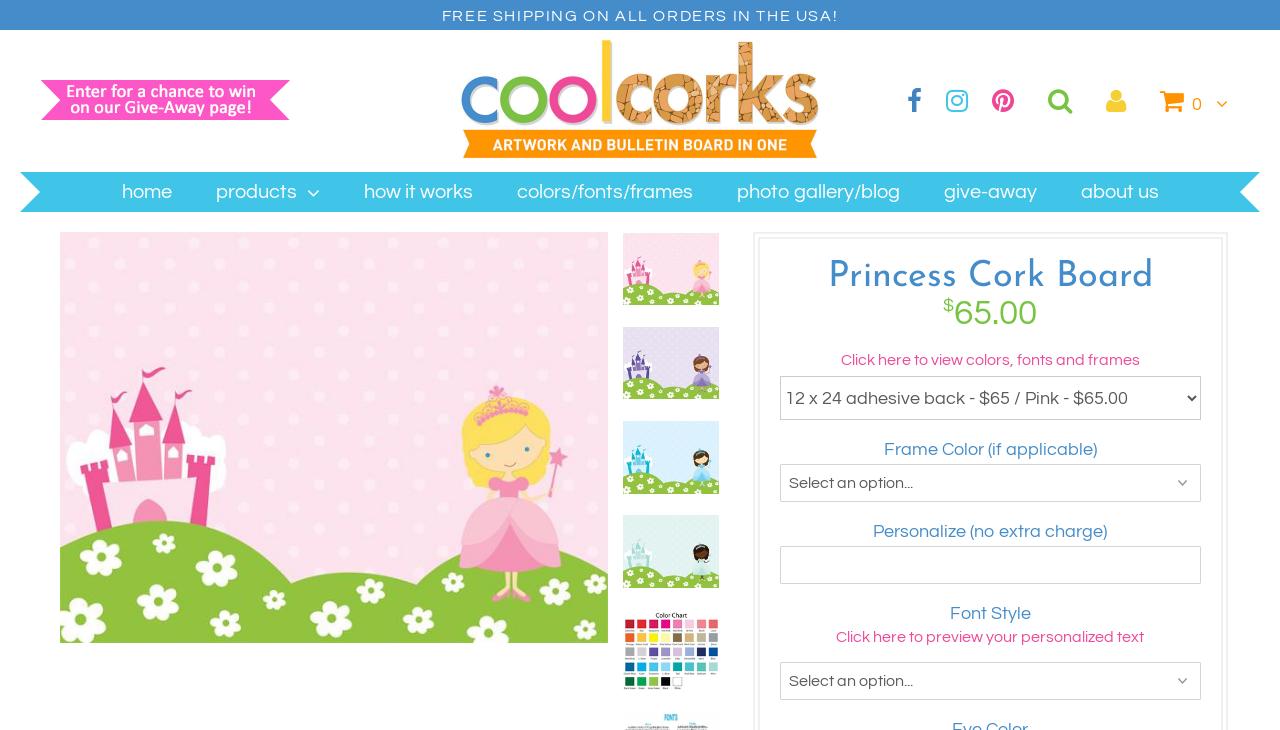  Describe the element at coordinates (989, 613) in the screenshot. I see `'Font Style'` at that location.